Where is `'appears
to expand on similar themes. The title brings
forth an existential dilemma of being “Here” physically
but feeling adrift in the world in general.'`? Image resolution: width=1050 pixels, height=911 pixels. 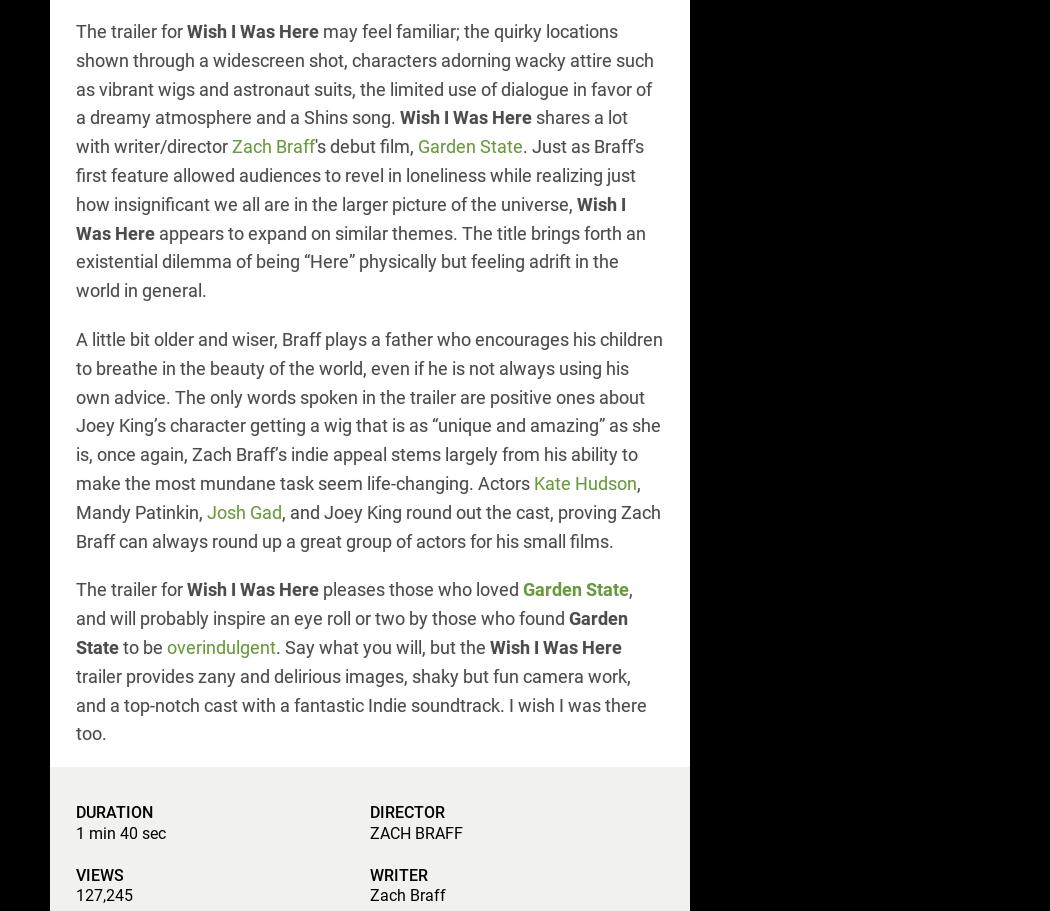
'appears
to expand on similar themes. The title brings
forth an existential dilemma of being “Here” physically
but feeling adrift in the world in general.' is located at coordinates (359, 260).